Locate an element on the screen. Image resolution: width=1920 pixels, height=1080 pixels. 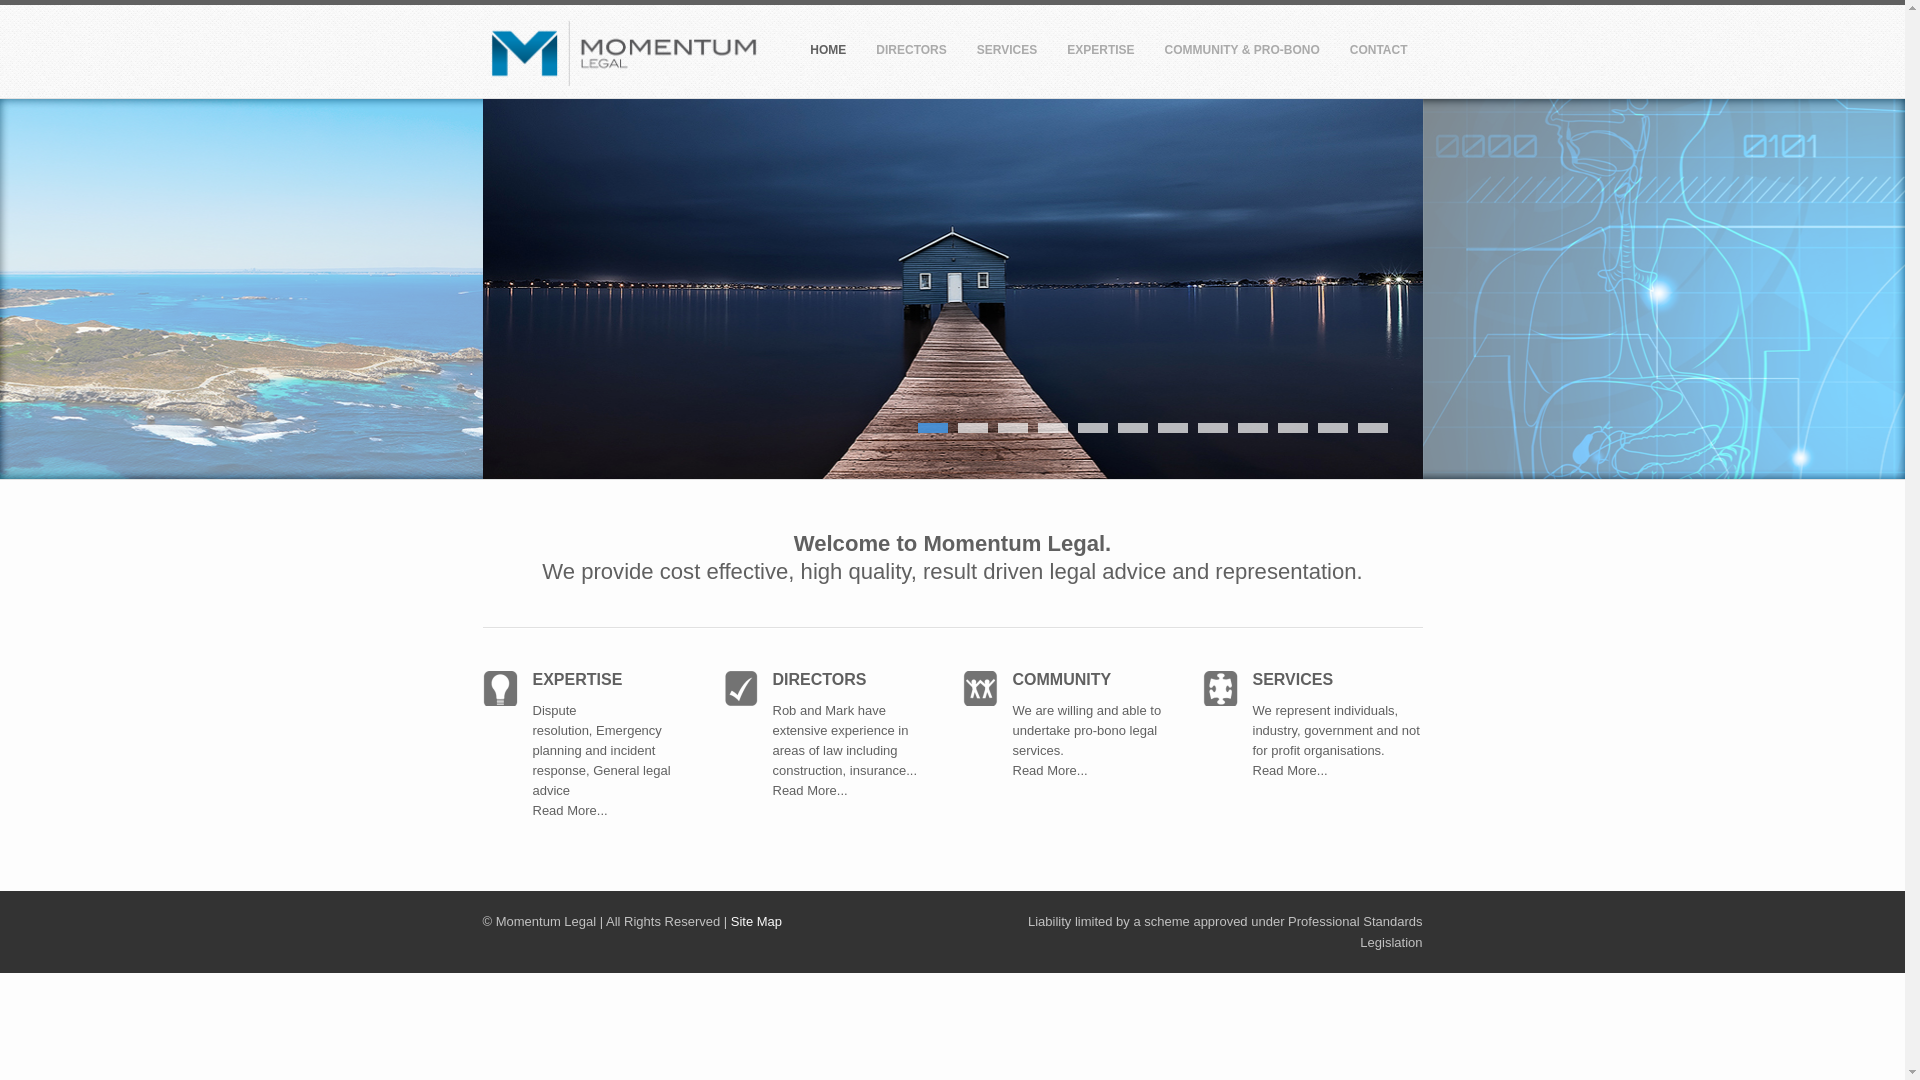
'6' is located at coordinates (1132, 427).